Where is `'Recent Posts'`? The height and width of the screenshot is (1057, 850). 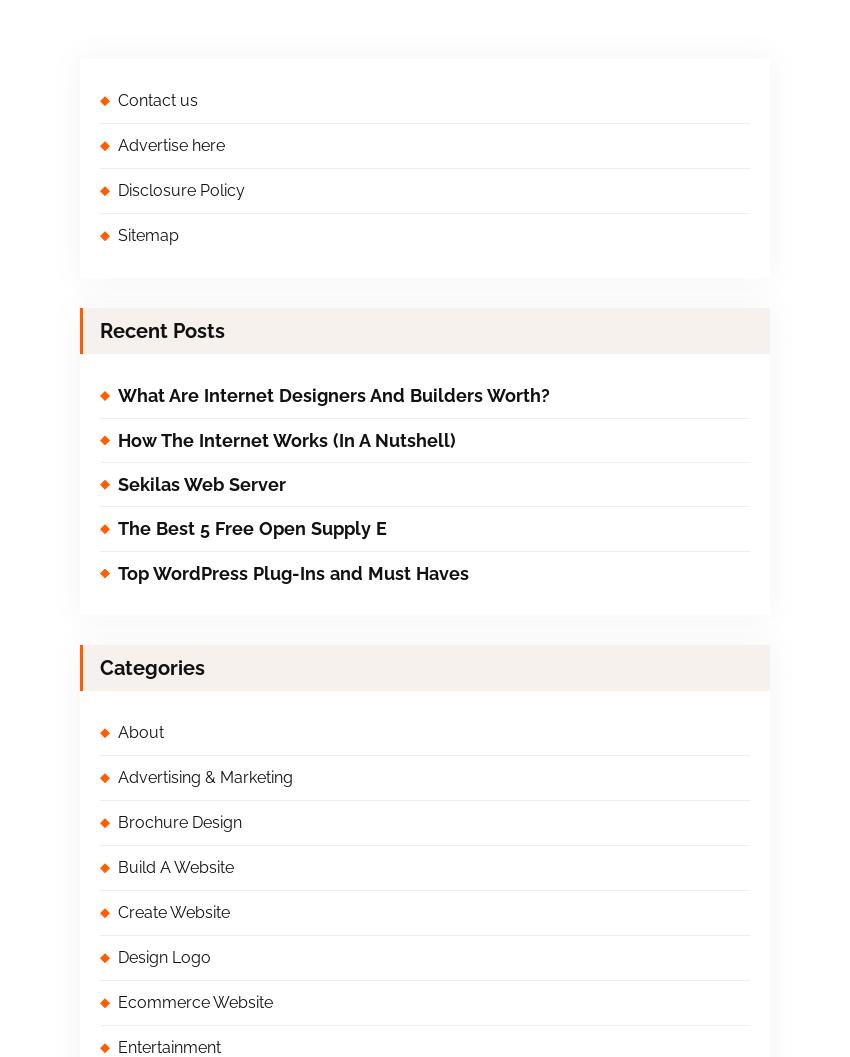 'Recent Posts' is located at coordinates (162, 331).